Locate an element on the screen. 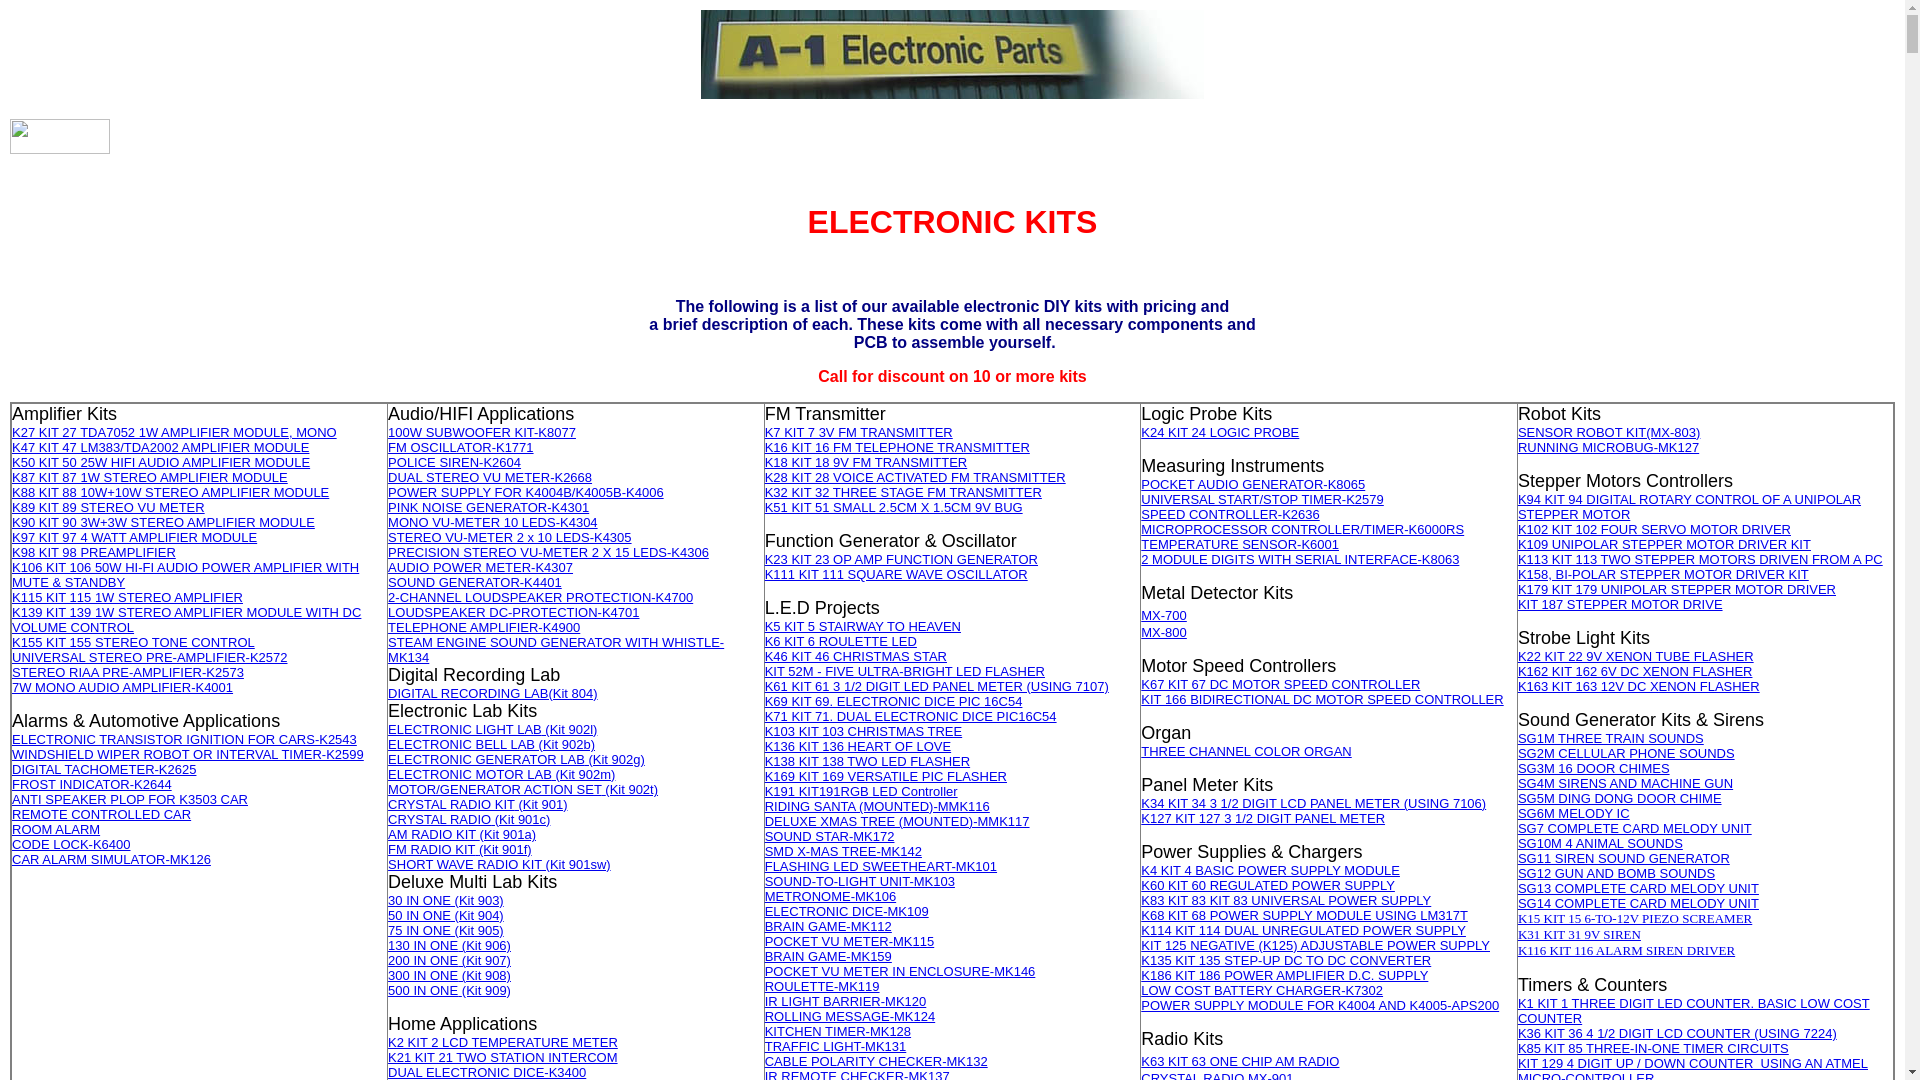 This screenshot has height=1080, width=1920. 'KIT 166 BIDIRECTIONAL DC MOTOR SPEED CONTROLLER' is located at coordinates (1321, 698).